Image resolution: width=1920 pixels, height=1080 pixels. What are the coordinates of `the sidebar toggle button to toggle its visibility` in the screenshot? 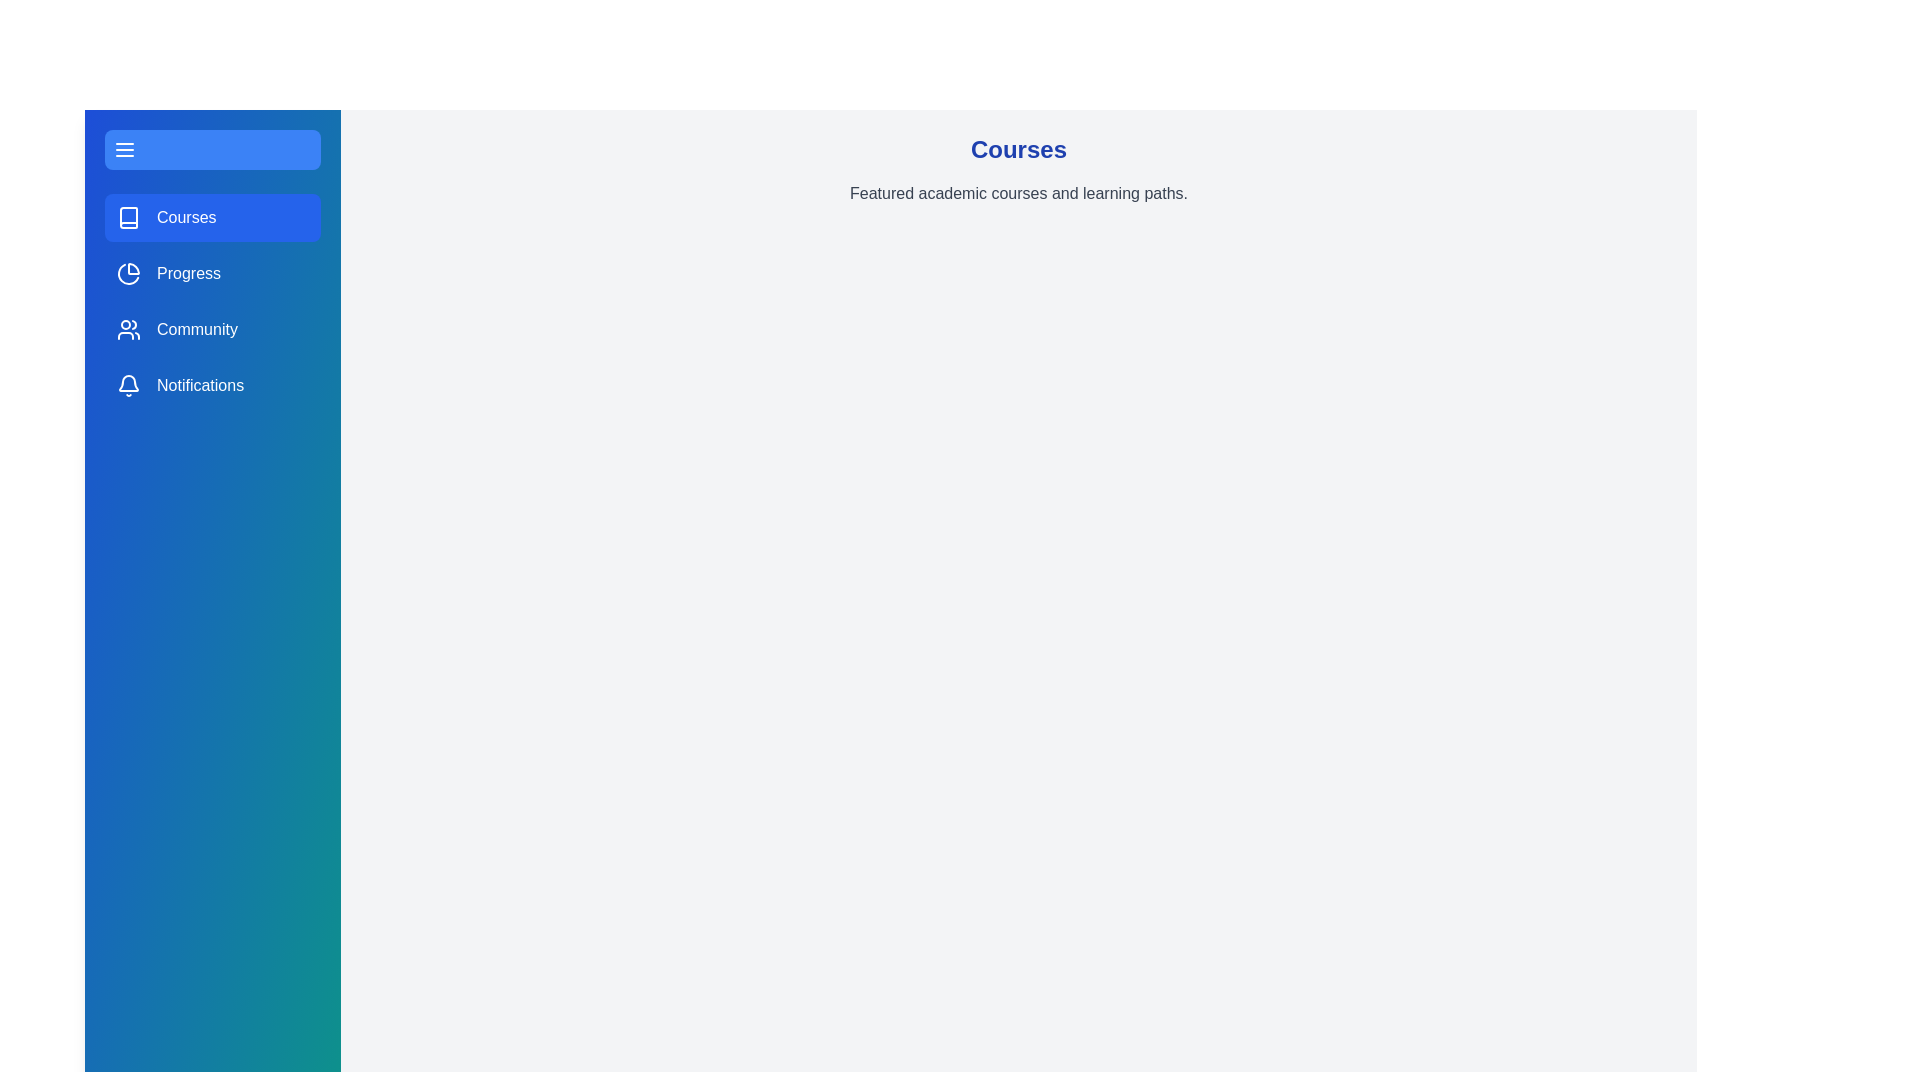 It's located at (212, 149).